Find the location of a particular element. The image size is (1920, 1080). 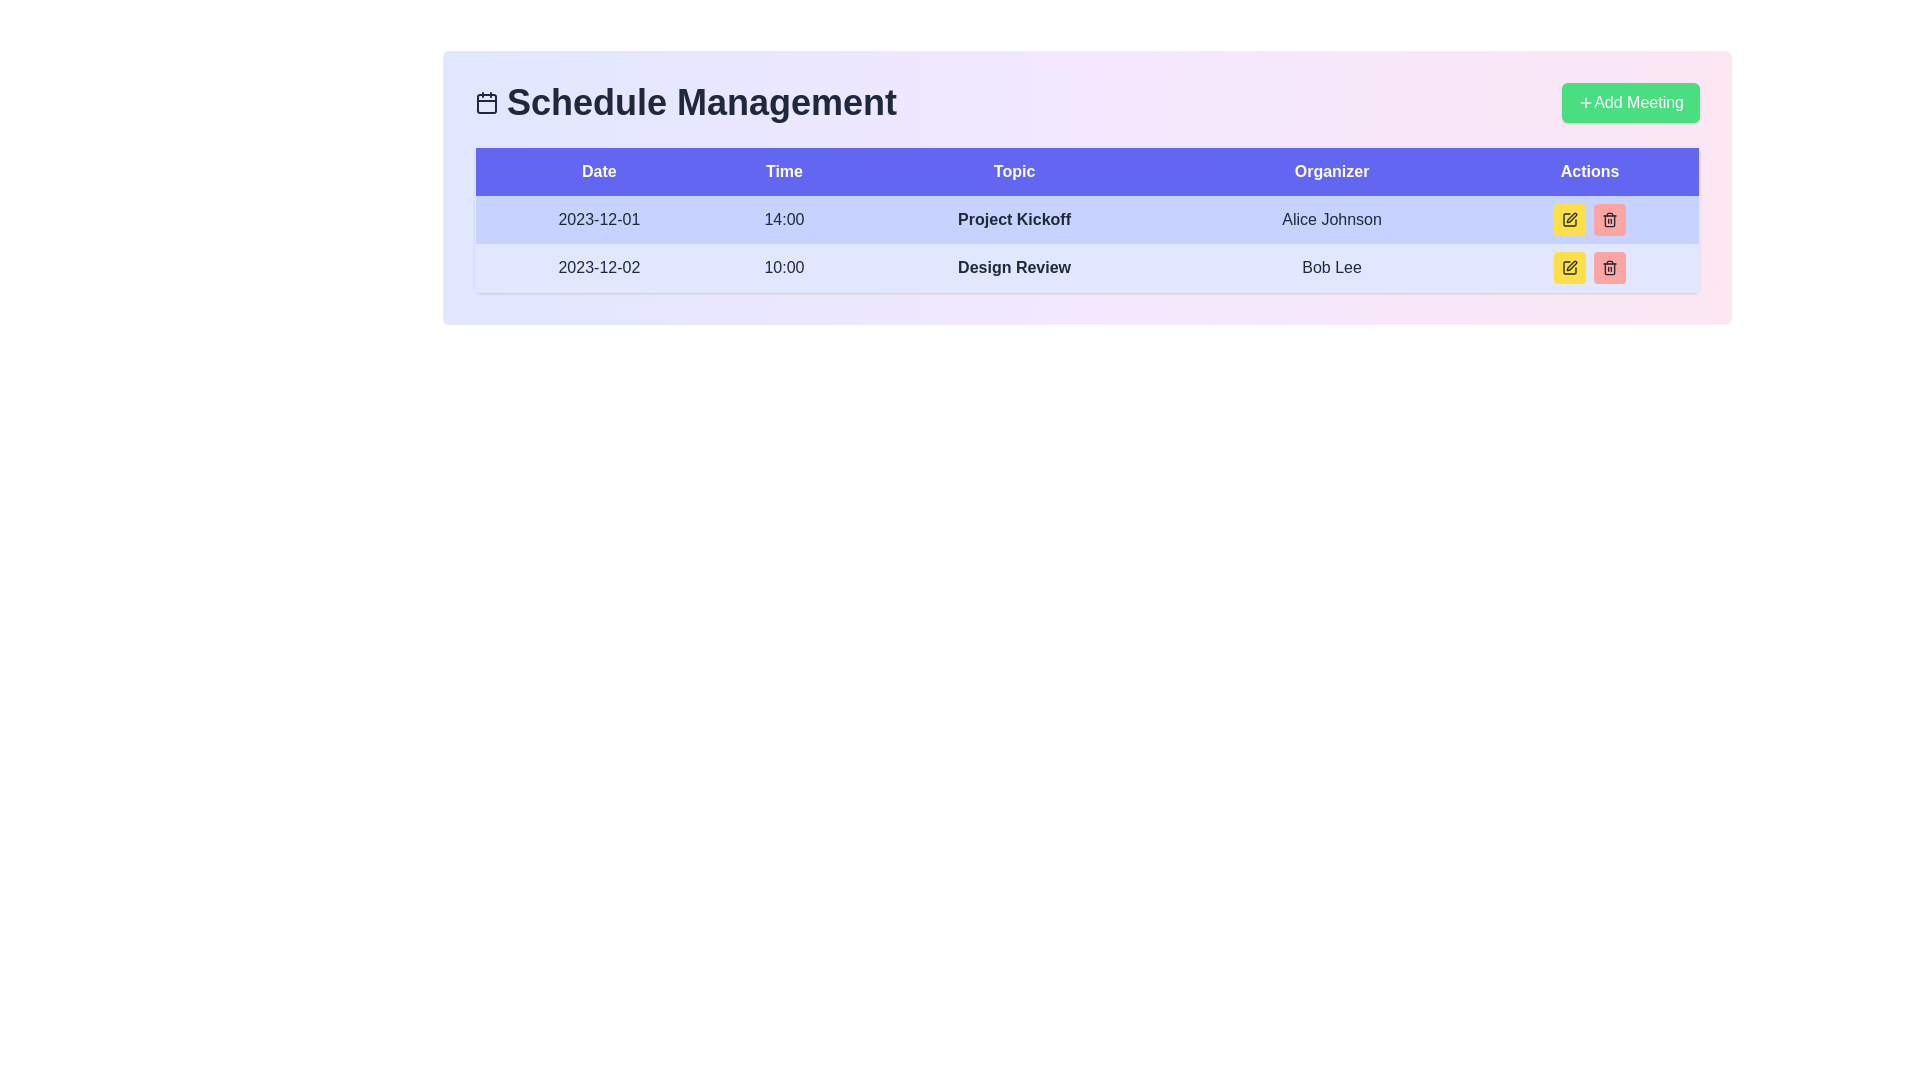

the icon button resembling a pen in the Actions column of the second row is located at coordinates (1571, 218).